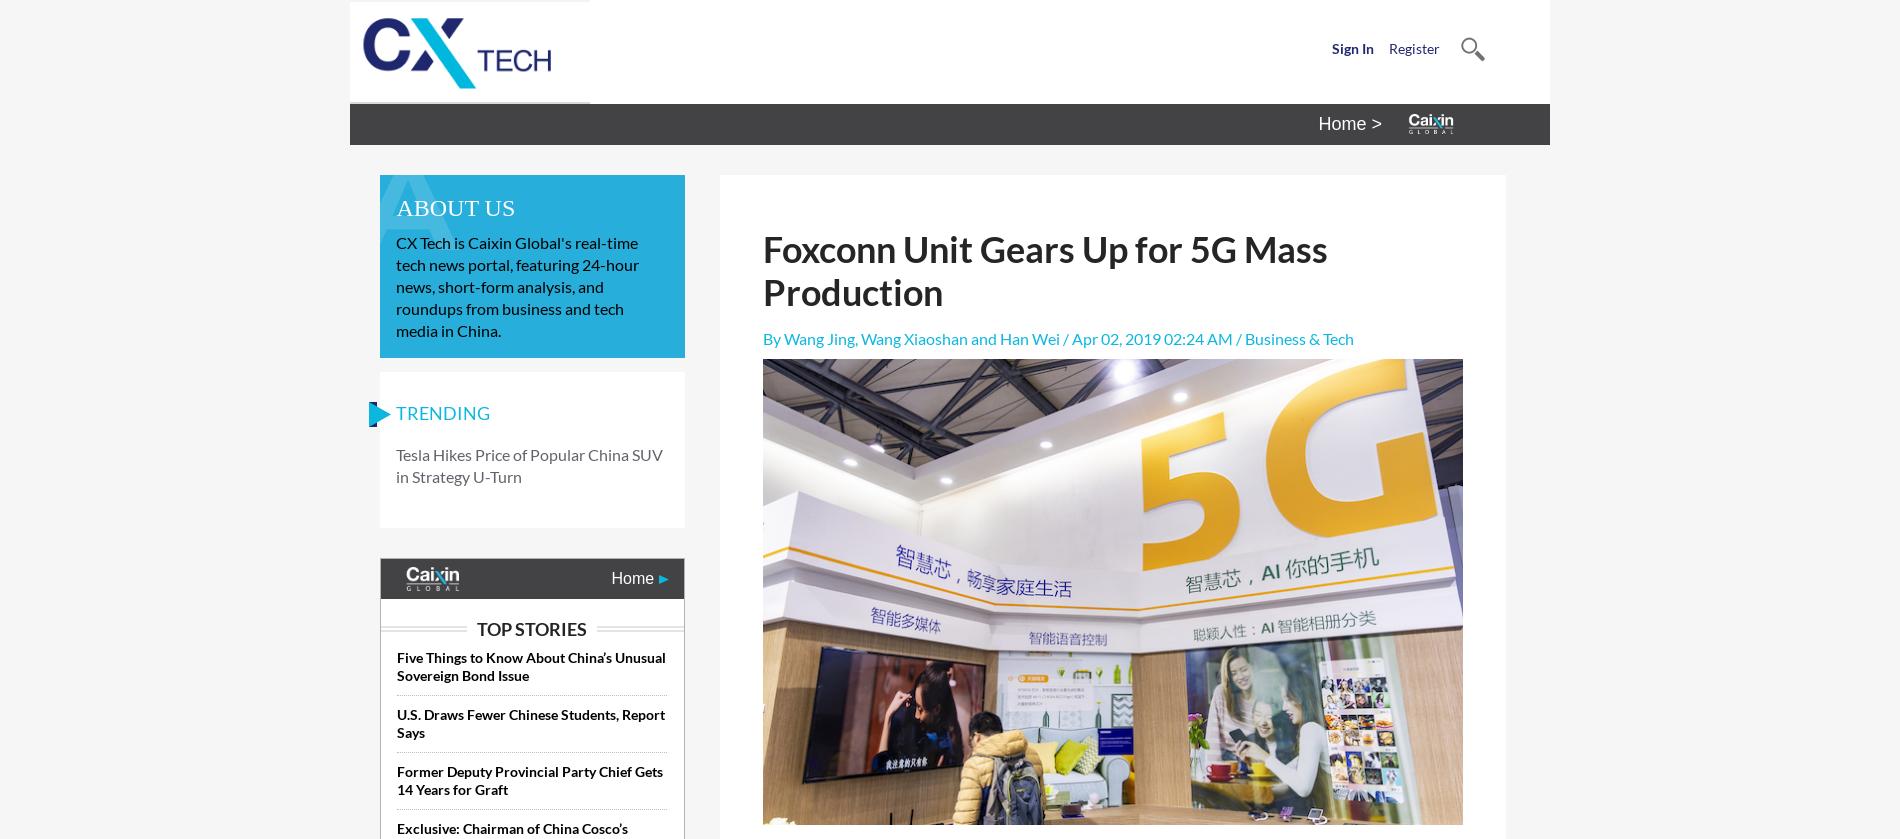  Describe the element at coordinates (394, 207) in the screenshot. I see `'ABOUT US'` at that location.